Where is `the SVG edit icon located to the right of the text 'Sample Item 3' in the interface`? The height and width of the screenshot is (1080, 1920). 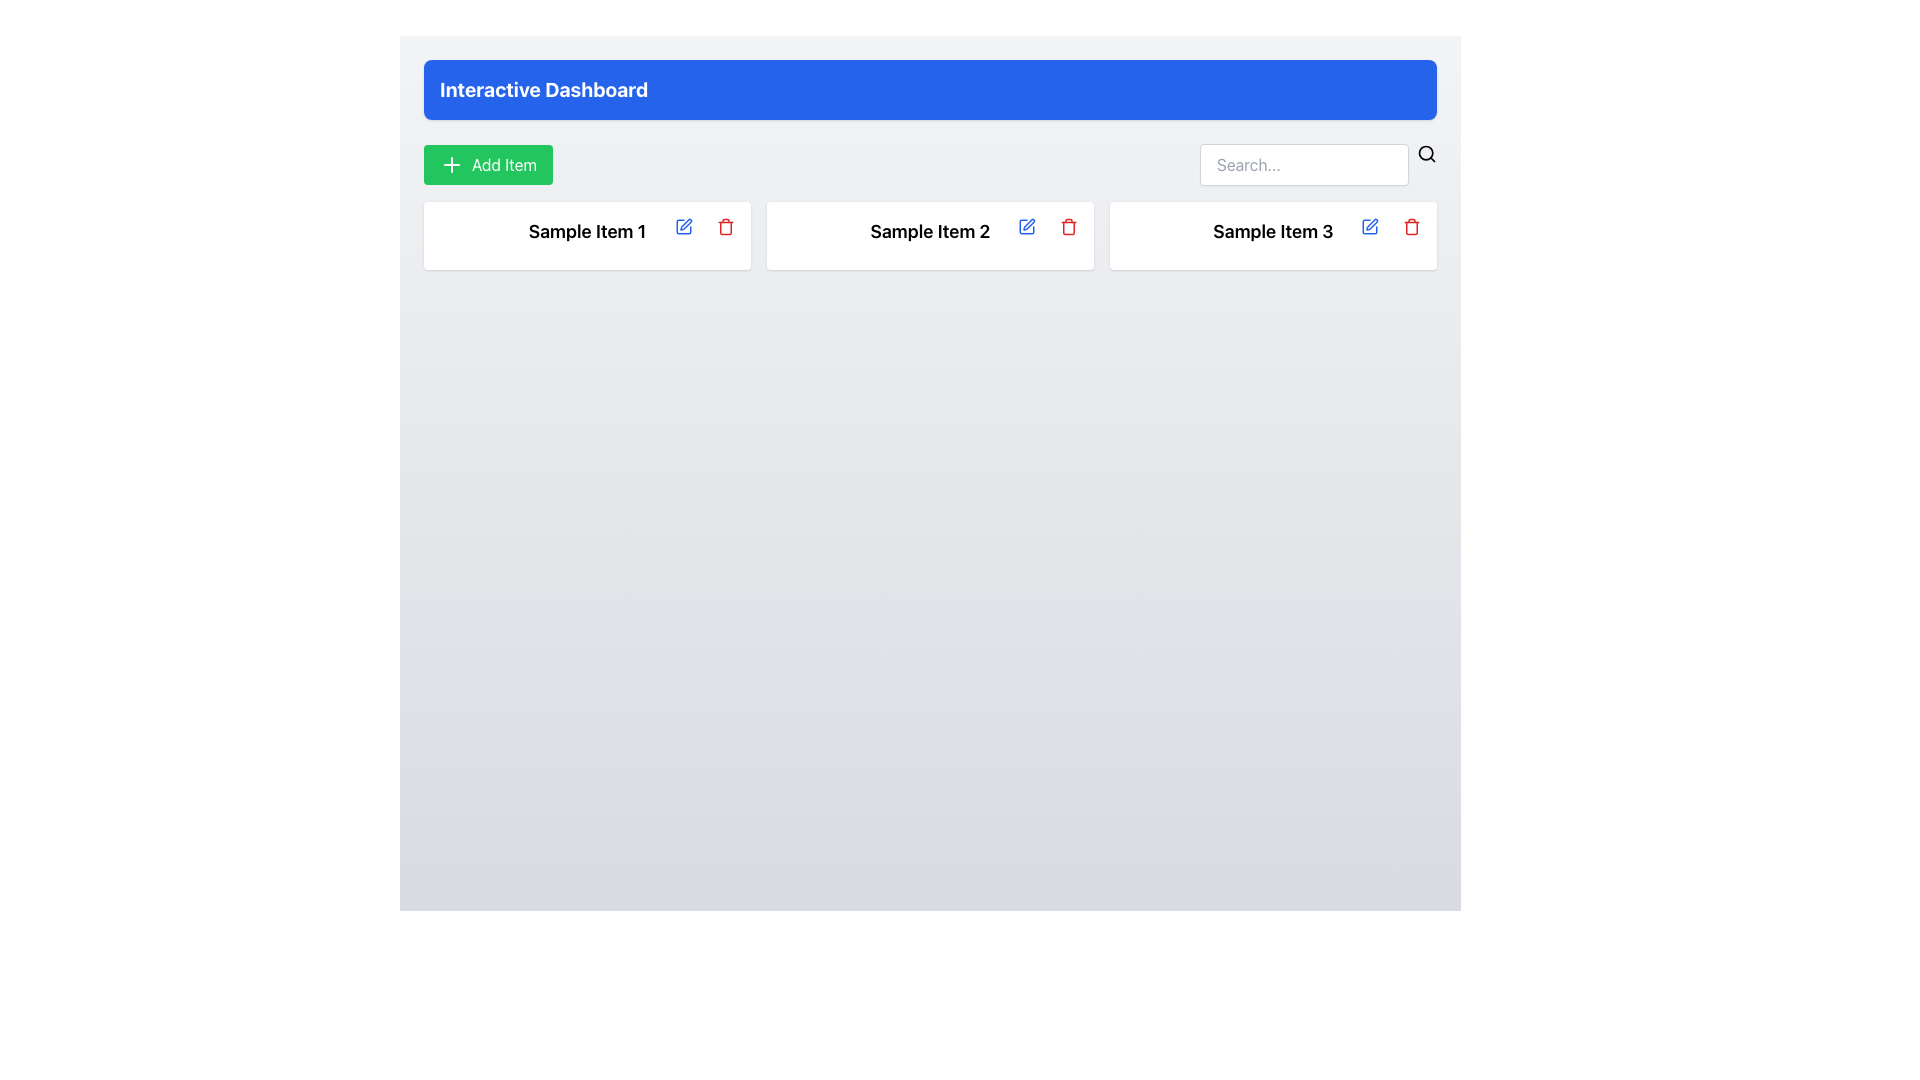
the SVG edit icon located to the right of the text 'Sample Item 3' in the interface is located at coordinates (1371, 224).